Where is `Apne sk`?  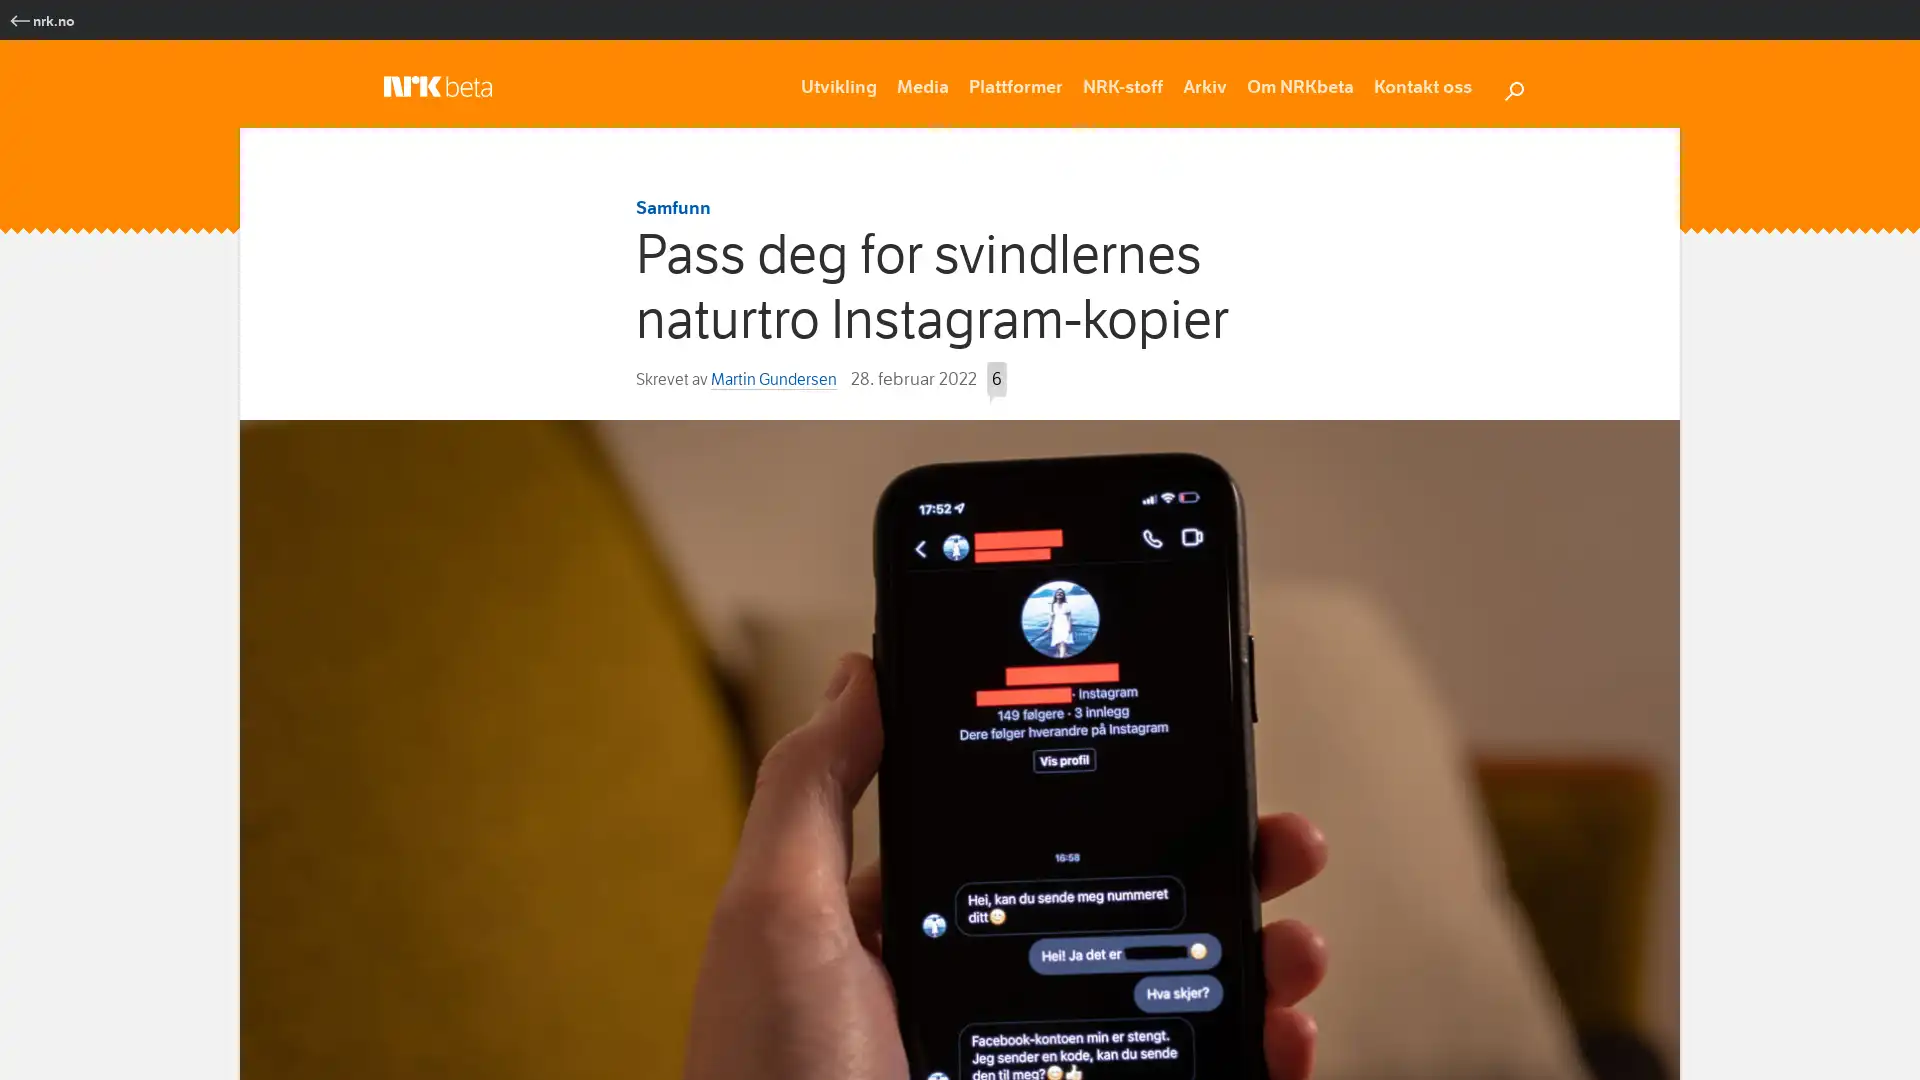 Apne sk is located at coordinates (1513, 87).